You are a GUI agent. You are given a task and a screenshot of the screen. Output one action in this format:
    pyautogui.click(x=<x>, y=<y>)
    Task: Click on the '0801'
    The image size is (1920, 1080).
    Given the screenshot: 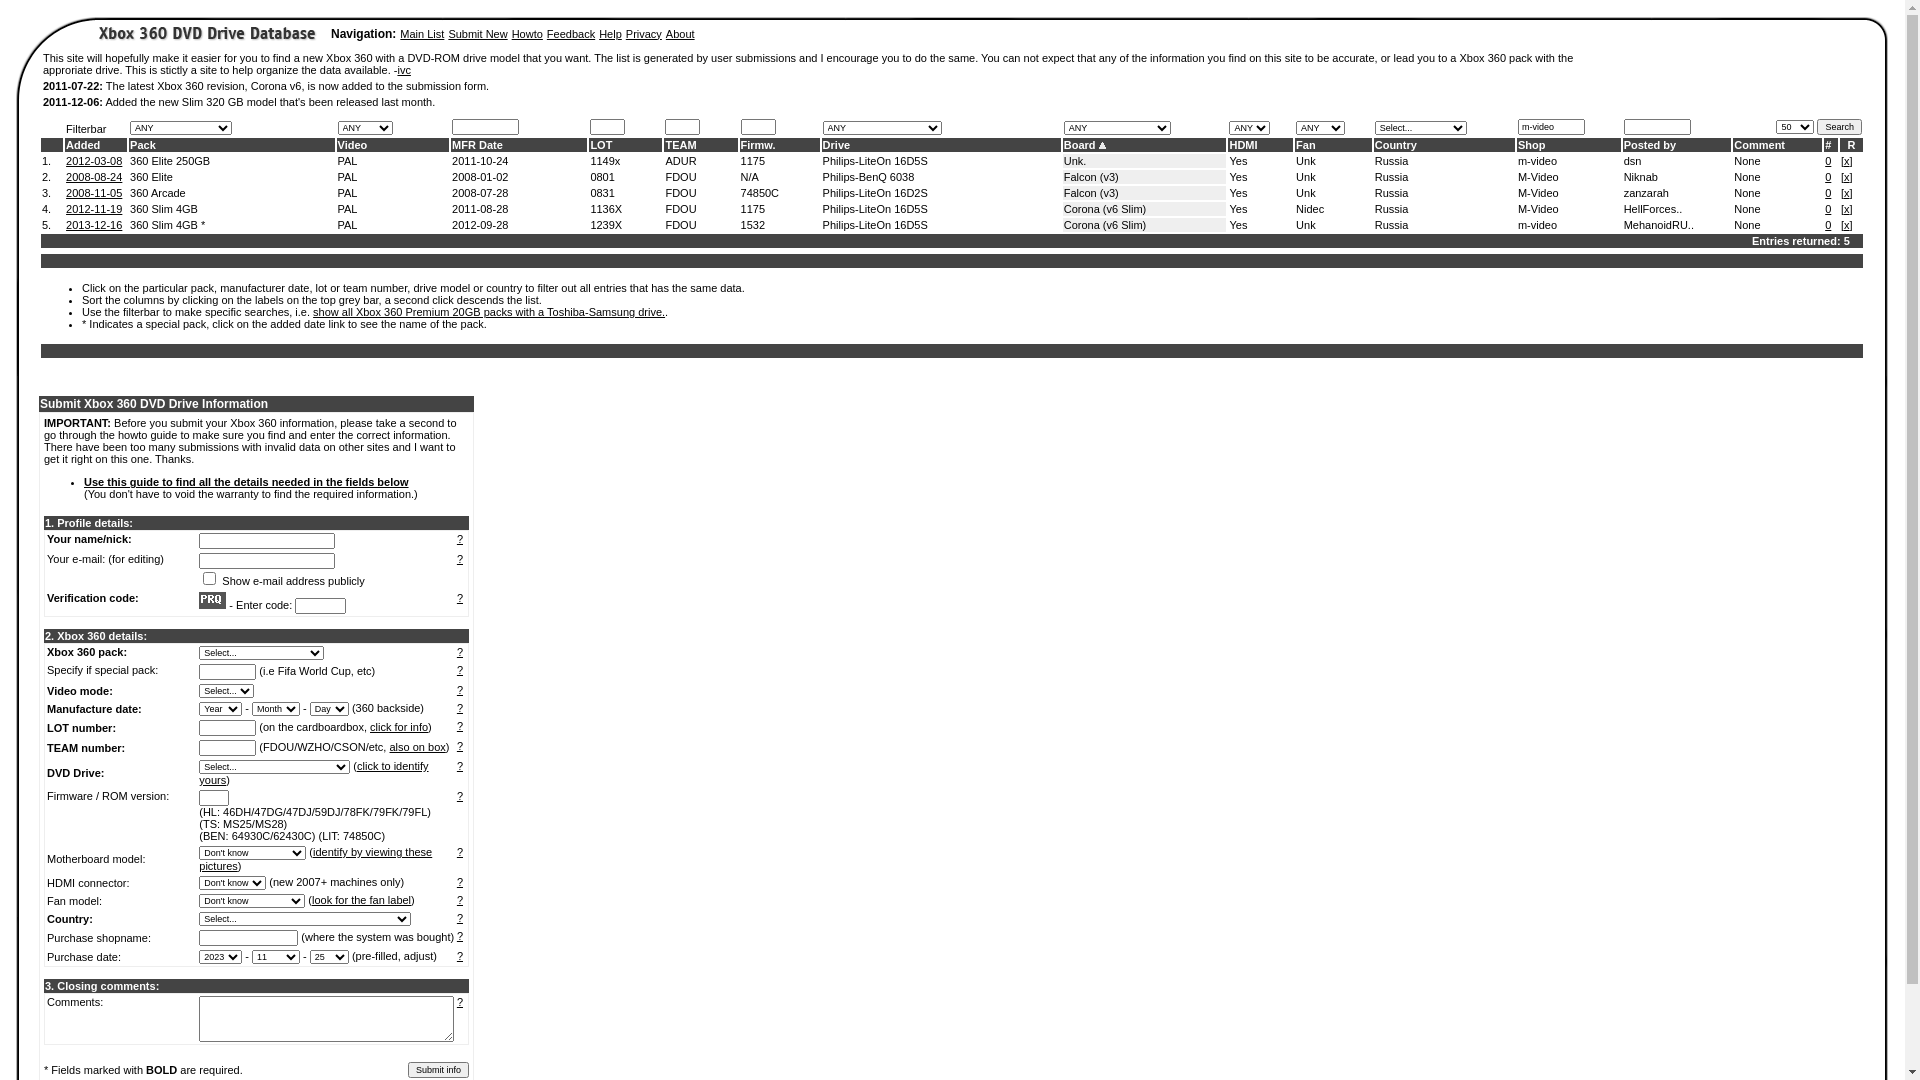 What is the action you would take?
    pyautogui.click(x=600, y=176)
    